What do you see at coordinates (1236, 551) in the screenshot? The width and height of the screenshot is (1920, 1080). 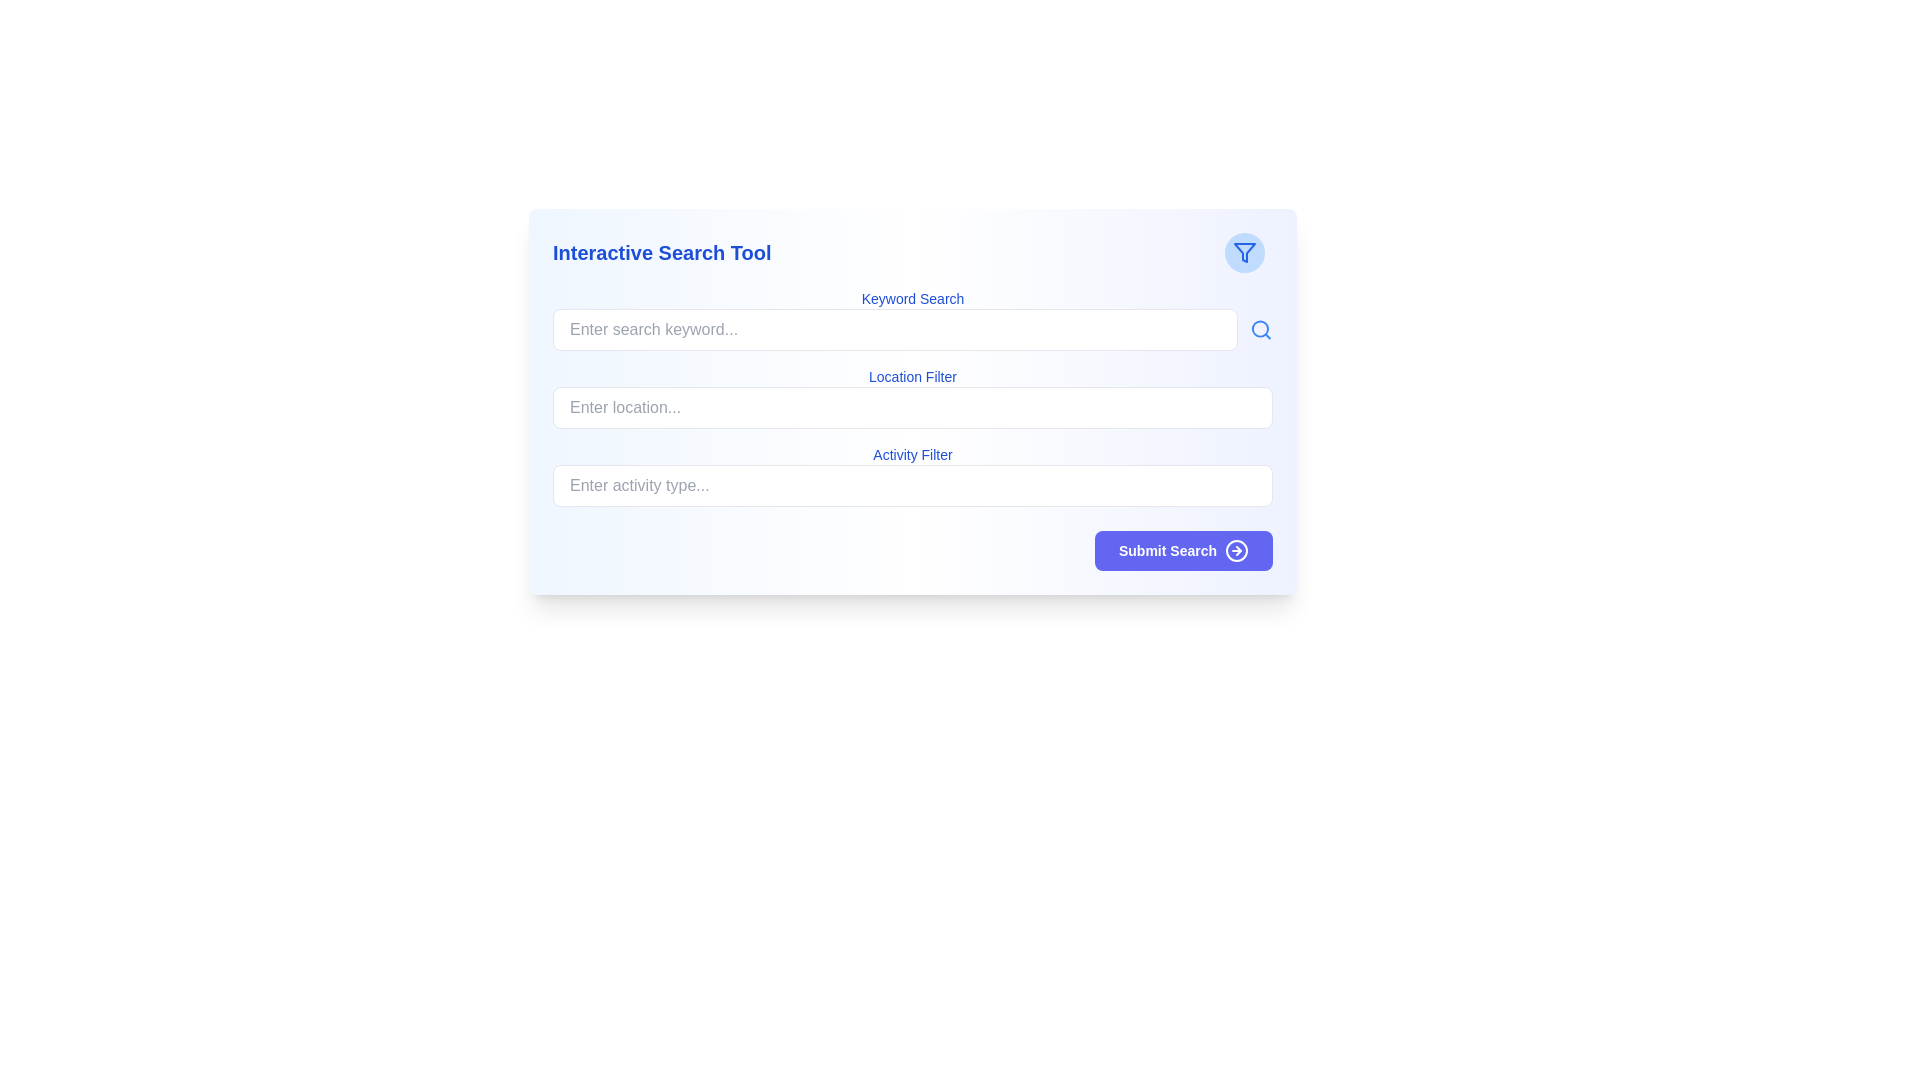 I see `the decorative arrow icon located within the circular icon at the bottom-right corner of the main interface, adjacent to the 'Submit Search' button` at bounding box center [1236, 551].